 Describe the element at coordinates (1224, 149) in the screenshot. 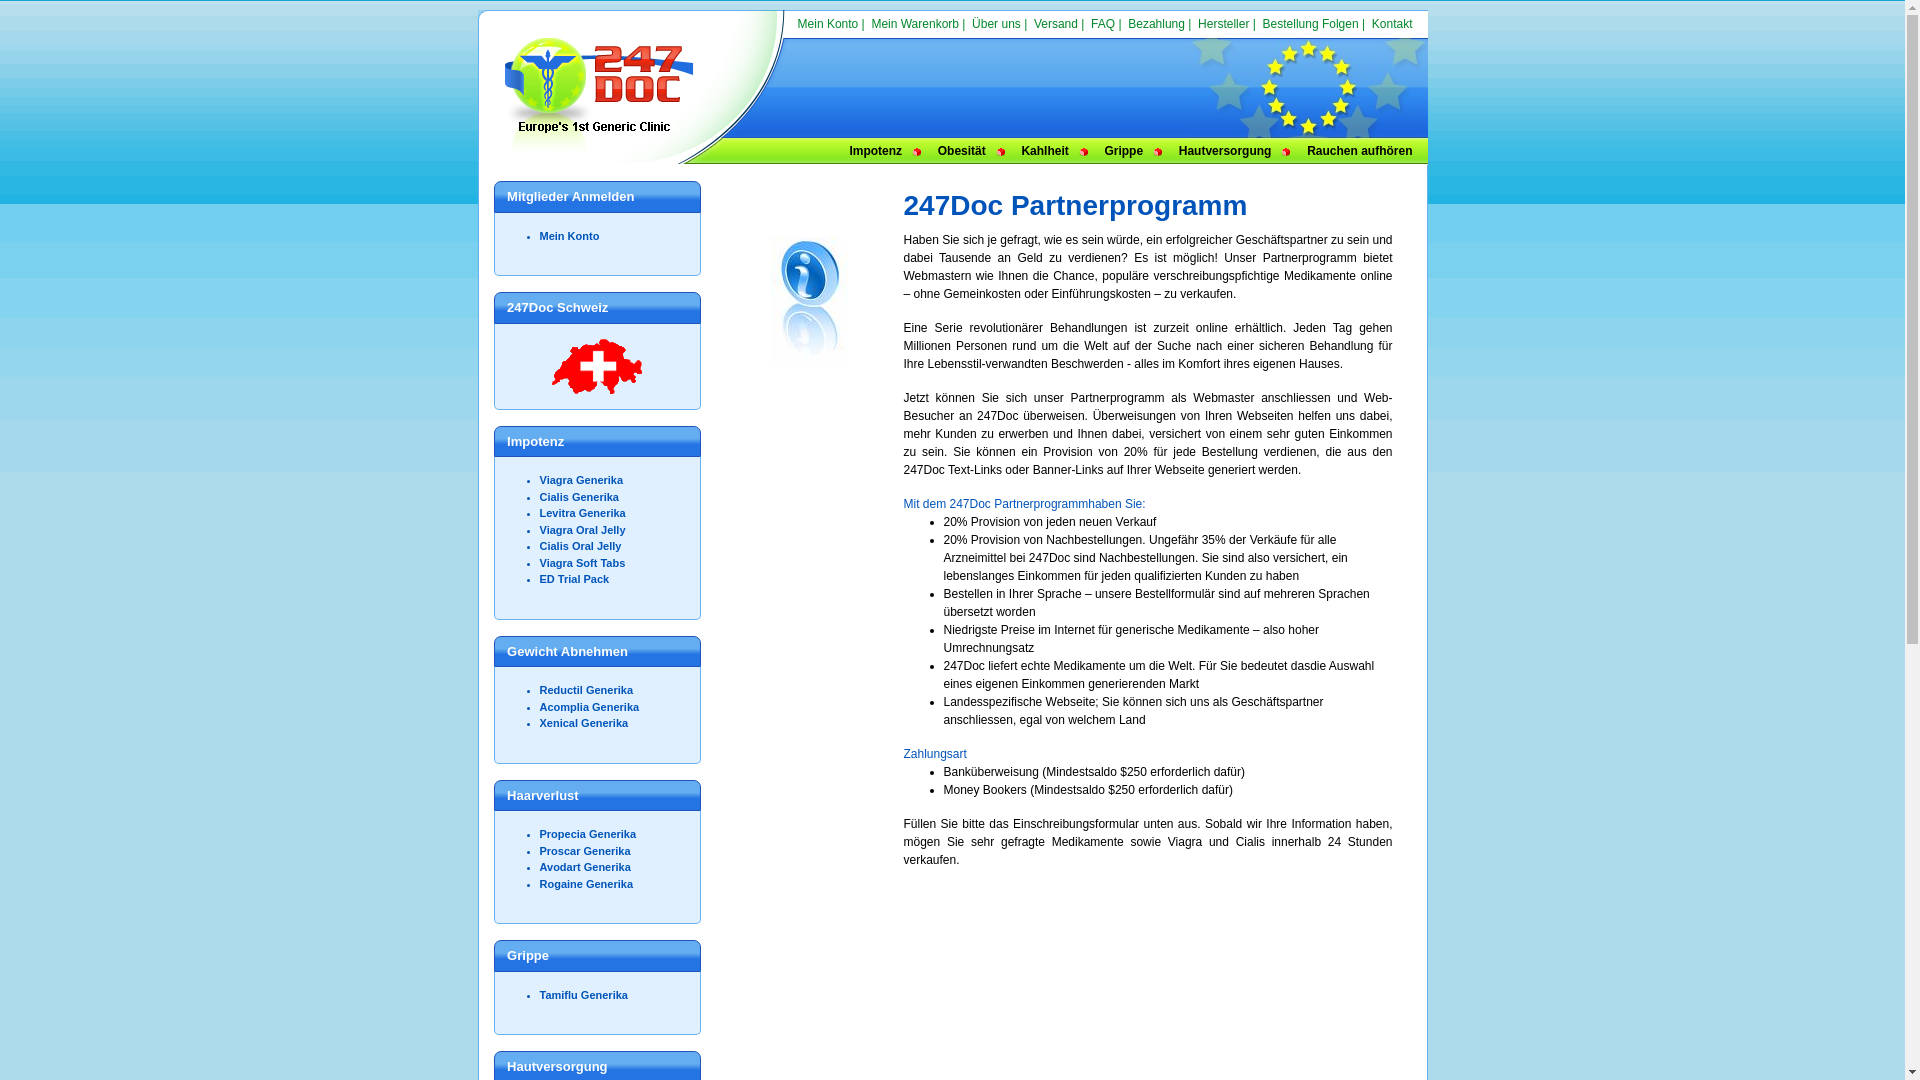

I see `'Hautversorgung'` at that location.